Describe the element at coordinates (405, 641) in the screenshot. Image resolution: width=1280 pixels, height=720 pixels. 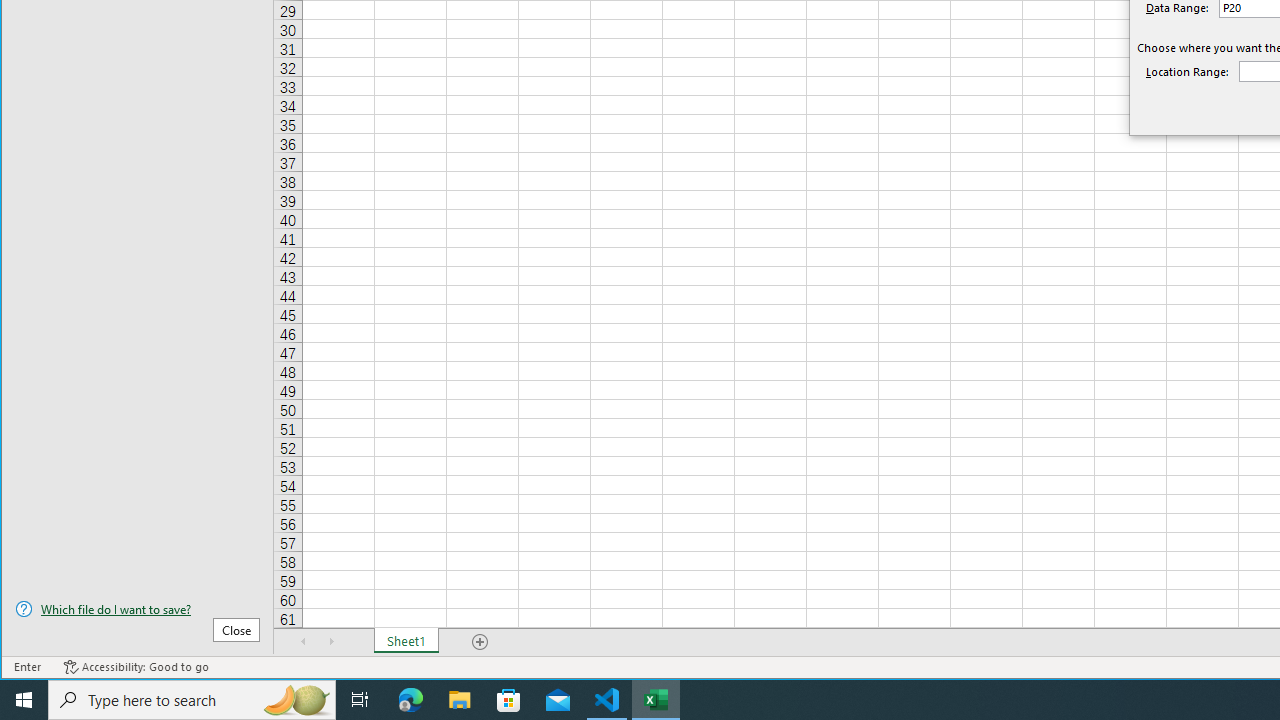
I see `'Sheet1'` at that location.